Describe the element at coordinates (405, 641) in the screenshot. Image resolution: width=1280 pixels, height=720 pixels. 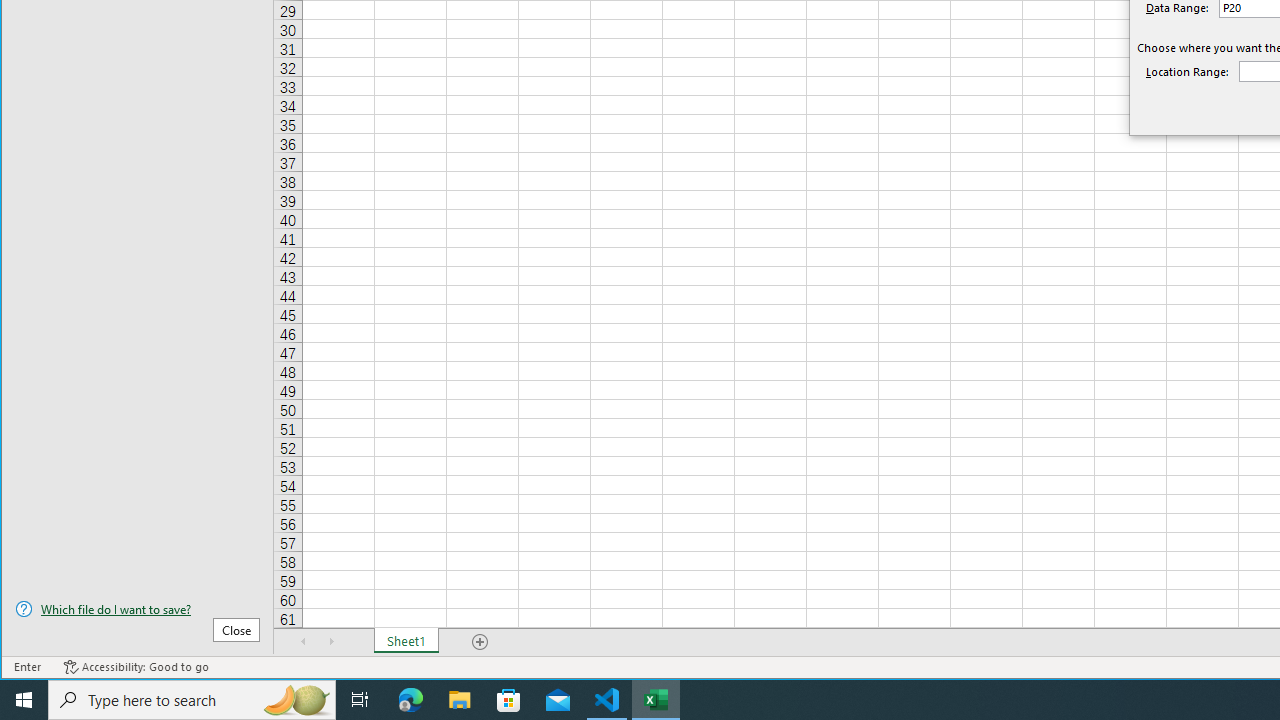
I see `'Sheet1'` at that location.